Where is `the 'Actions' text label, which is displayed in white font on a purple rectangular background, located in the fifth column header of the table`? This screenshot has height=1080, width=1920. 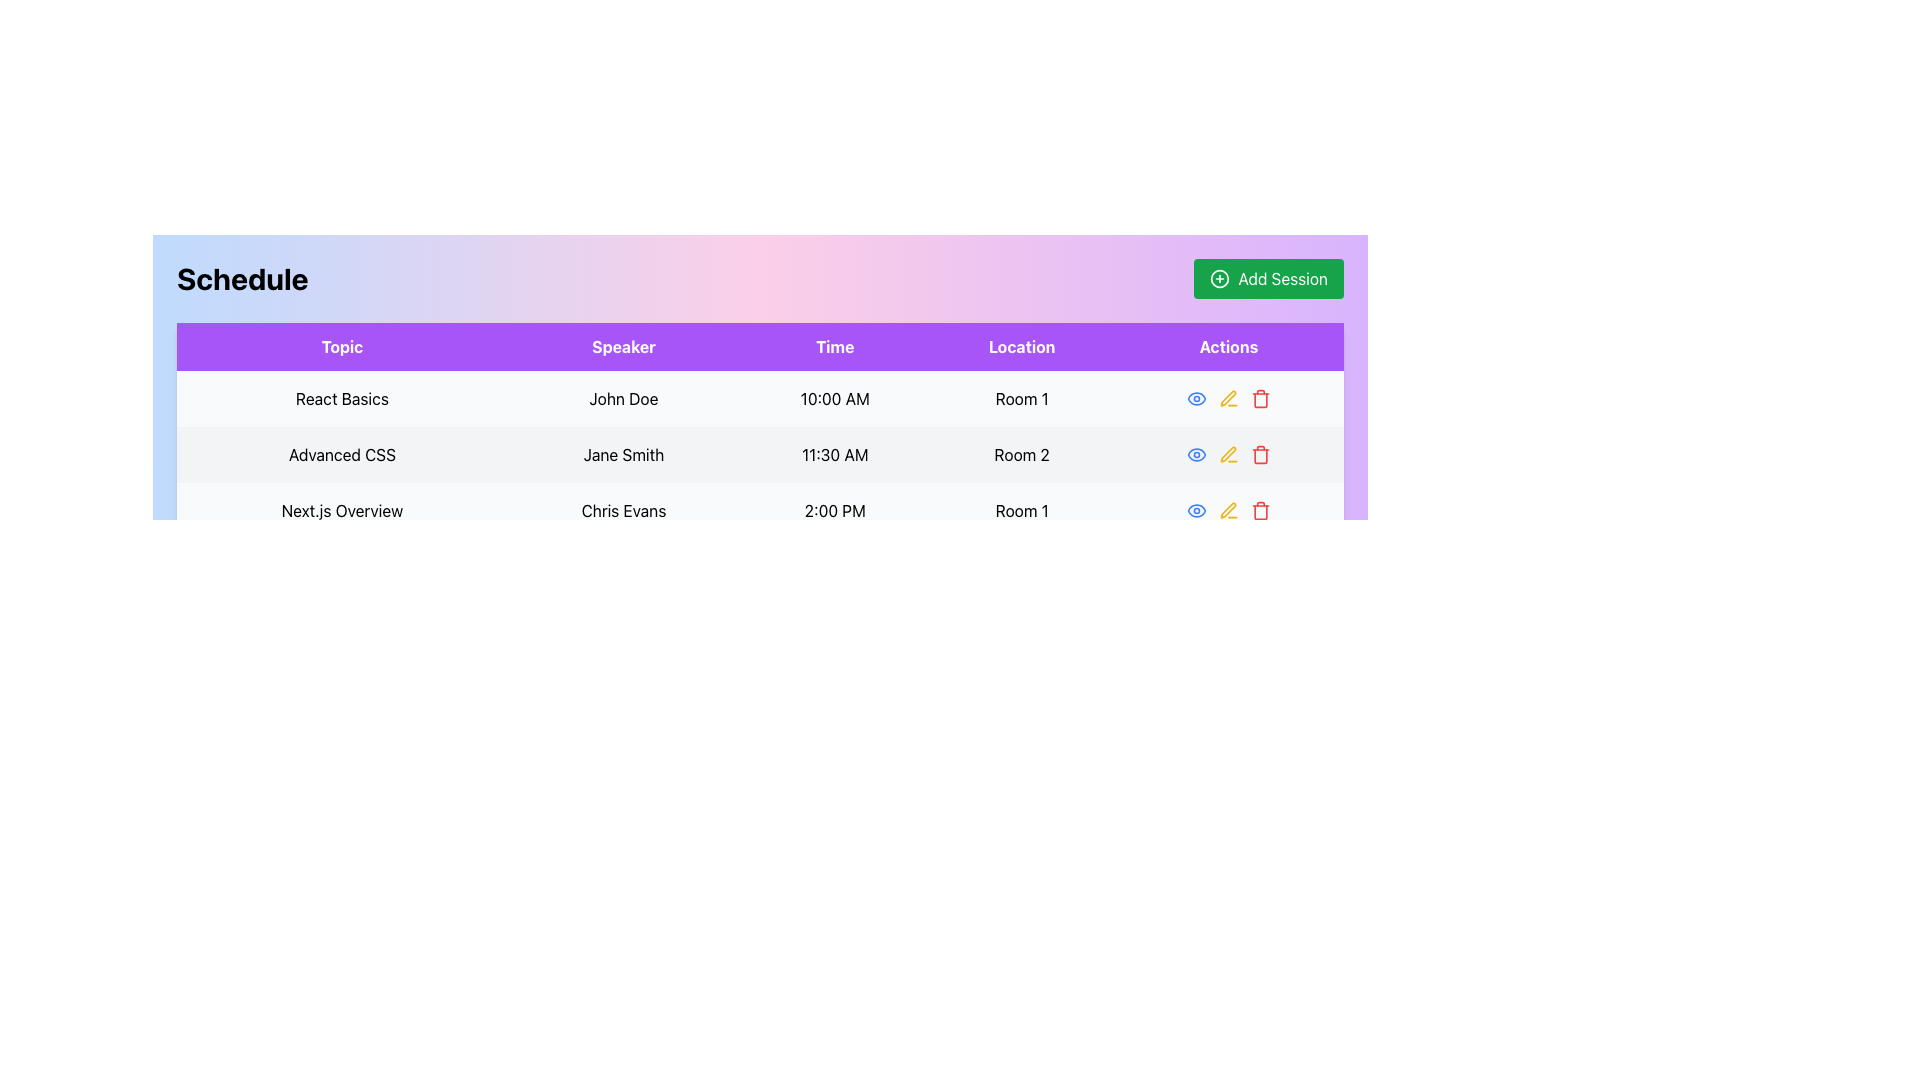
the 'Actions' text label, which is displayed in white font on a purple rectangular background, located in the fifth column header of the table is located at coordinates (1227, 346).